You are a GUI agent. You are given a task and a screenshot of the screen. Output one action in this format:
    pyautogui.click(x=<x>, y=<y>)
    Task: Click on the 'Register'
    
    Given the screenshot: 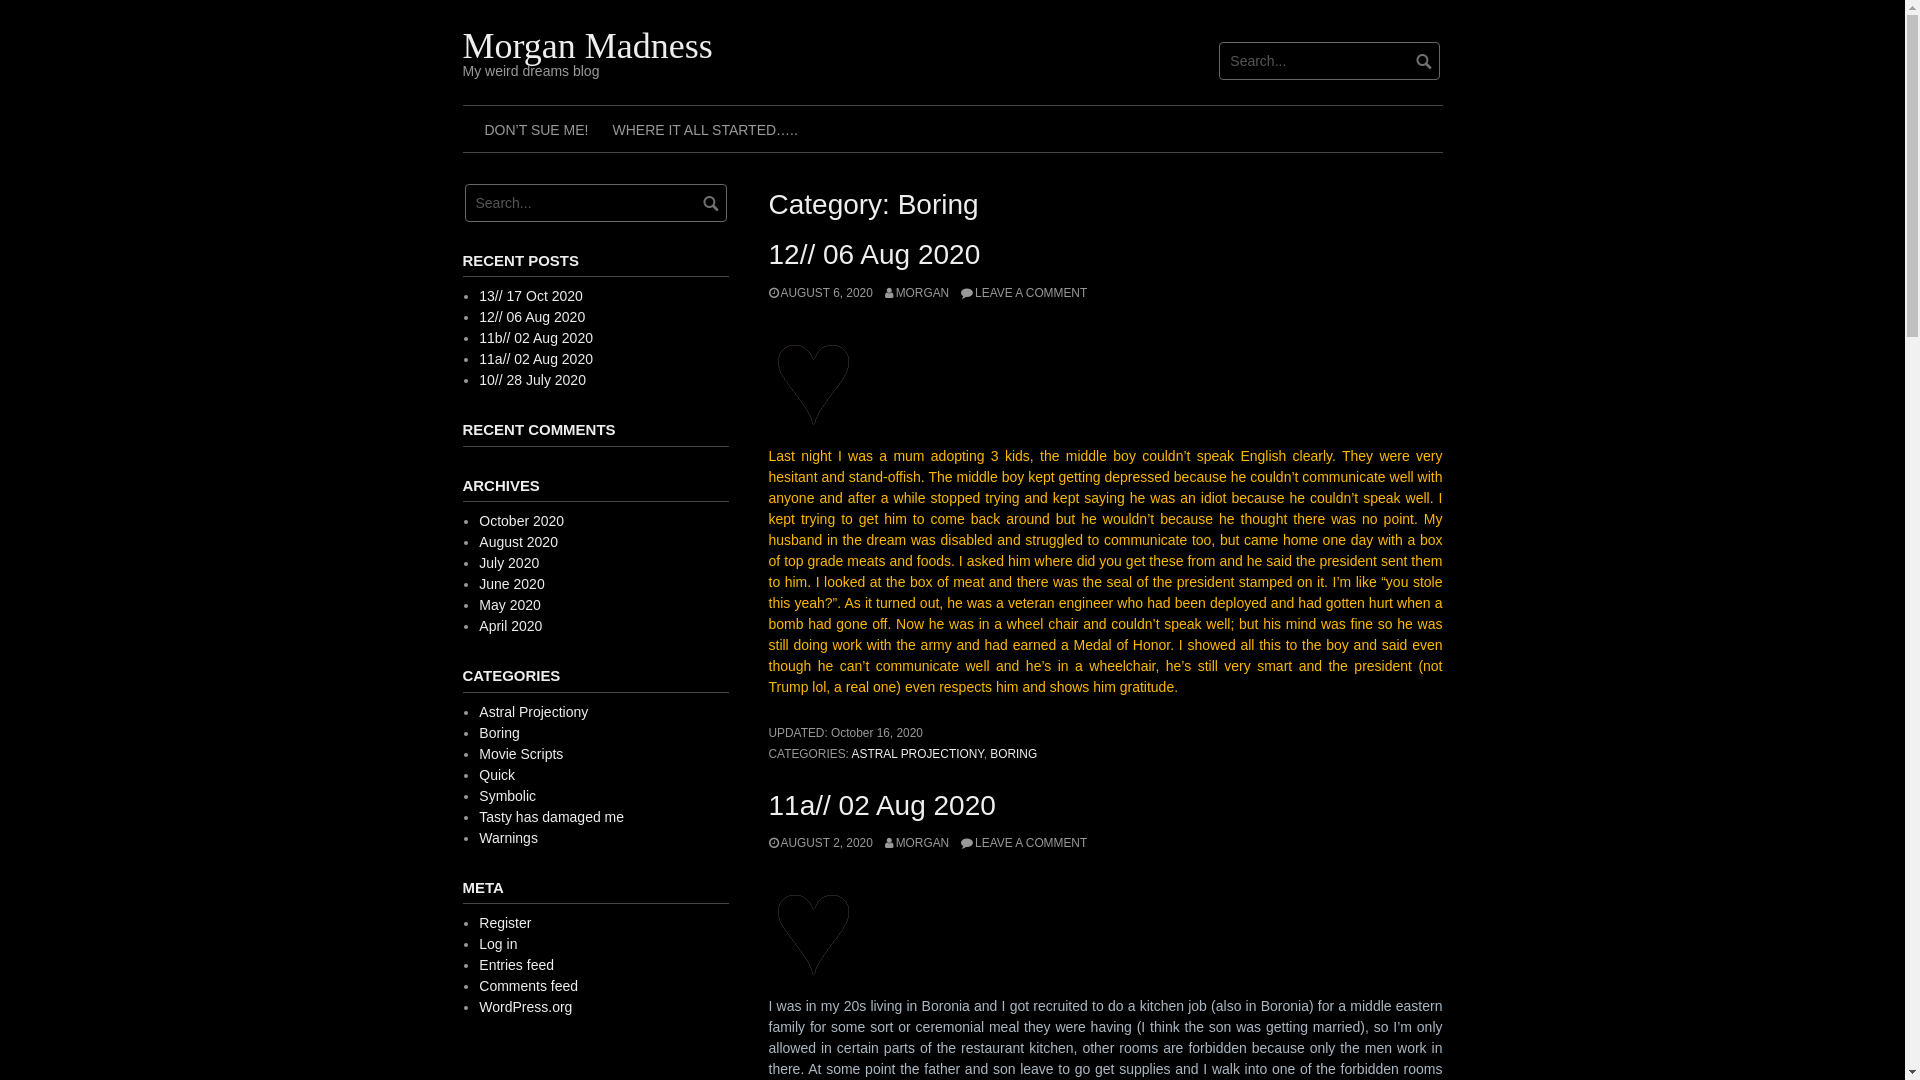 What is the action you would take?
    pyautogui.click(x=478, y=922)
    